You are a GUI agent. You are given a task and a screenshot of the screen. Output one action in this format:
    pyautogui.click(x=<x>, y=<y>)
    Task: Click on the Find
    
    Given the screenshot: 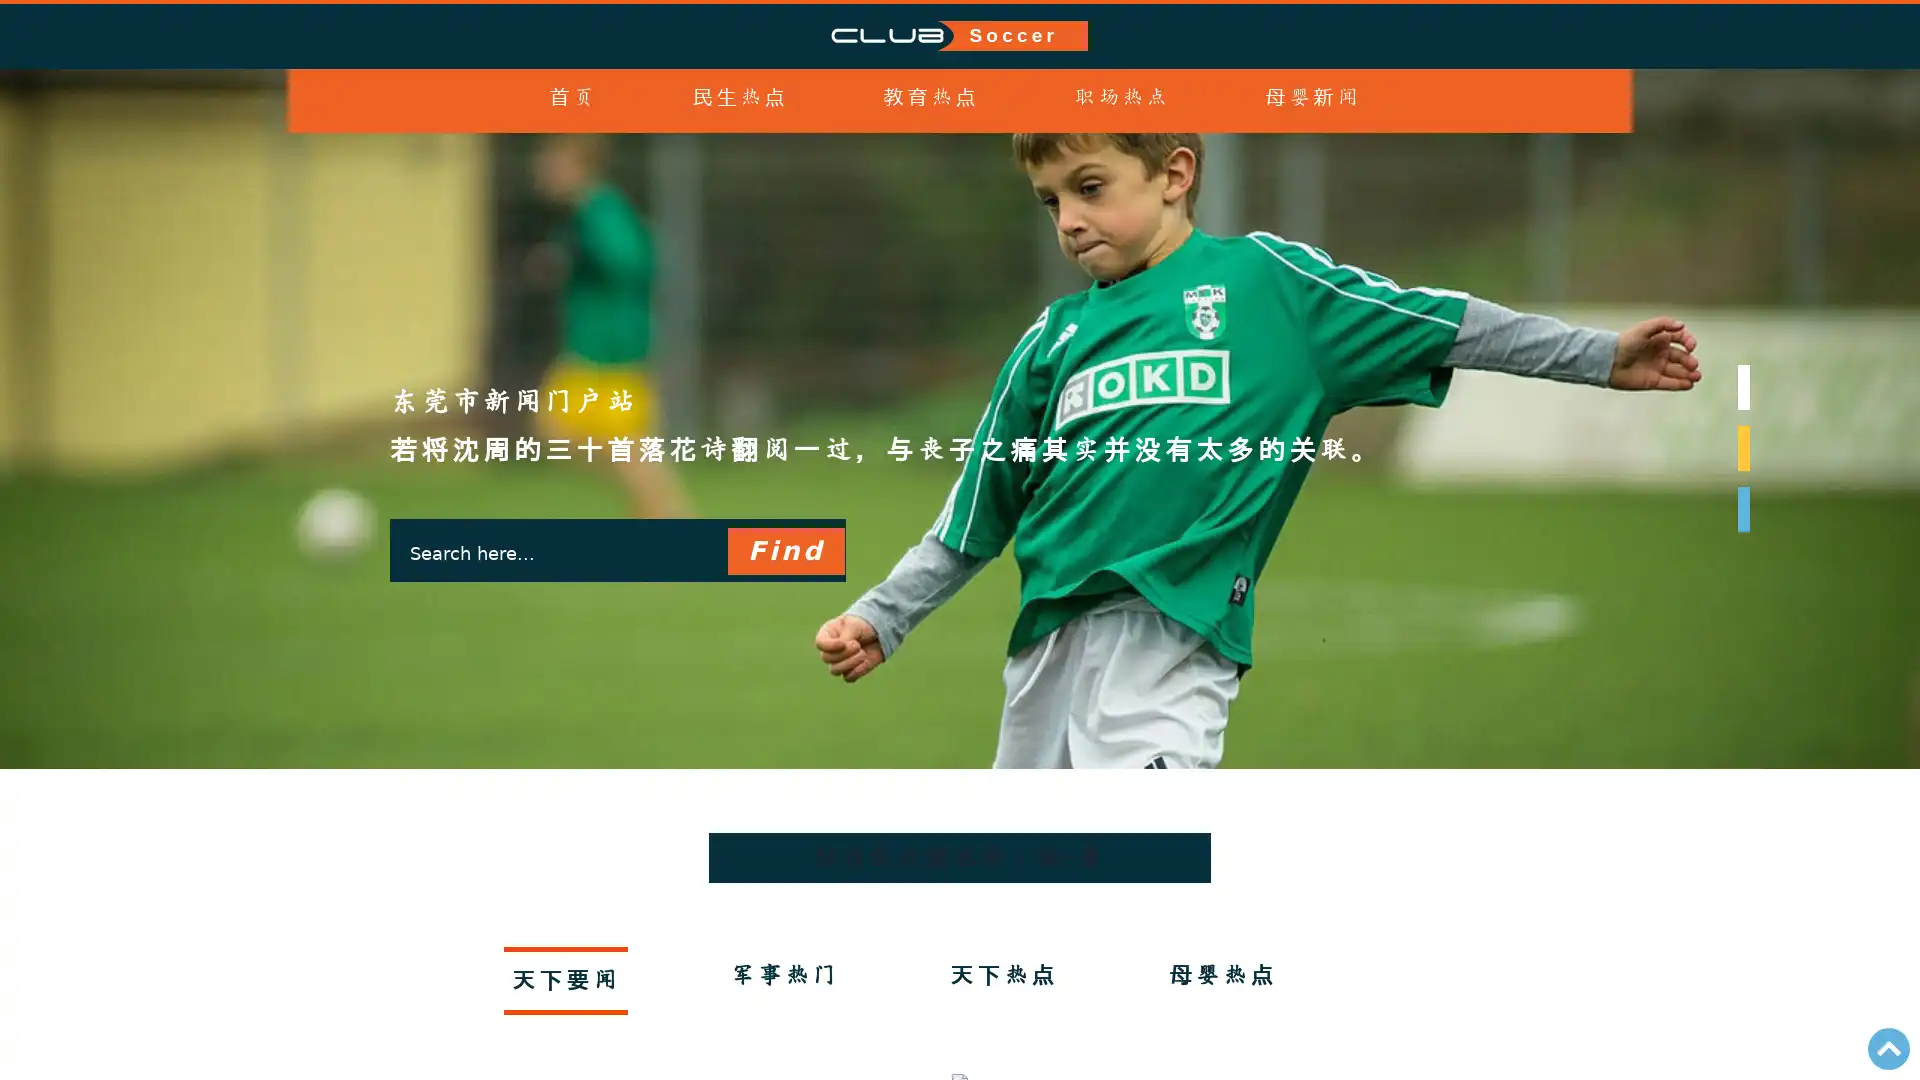 What is the action you would take?
    pyautogui.click(x=784, y=551)
    